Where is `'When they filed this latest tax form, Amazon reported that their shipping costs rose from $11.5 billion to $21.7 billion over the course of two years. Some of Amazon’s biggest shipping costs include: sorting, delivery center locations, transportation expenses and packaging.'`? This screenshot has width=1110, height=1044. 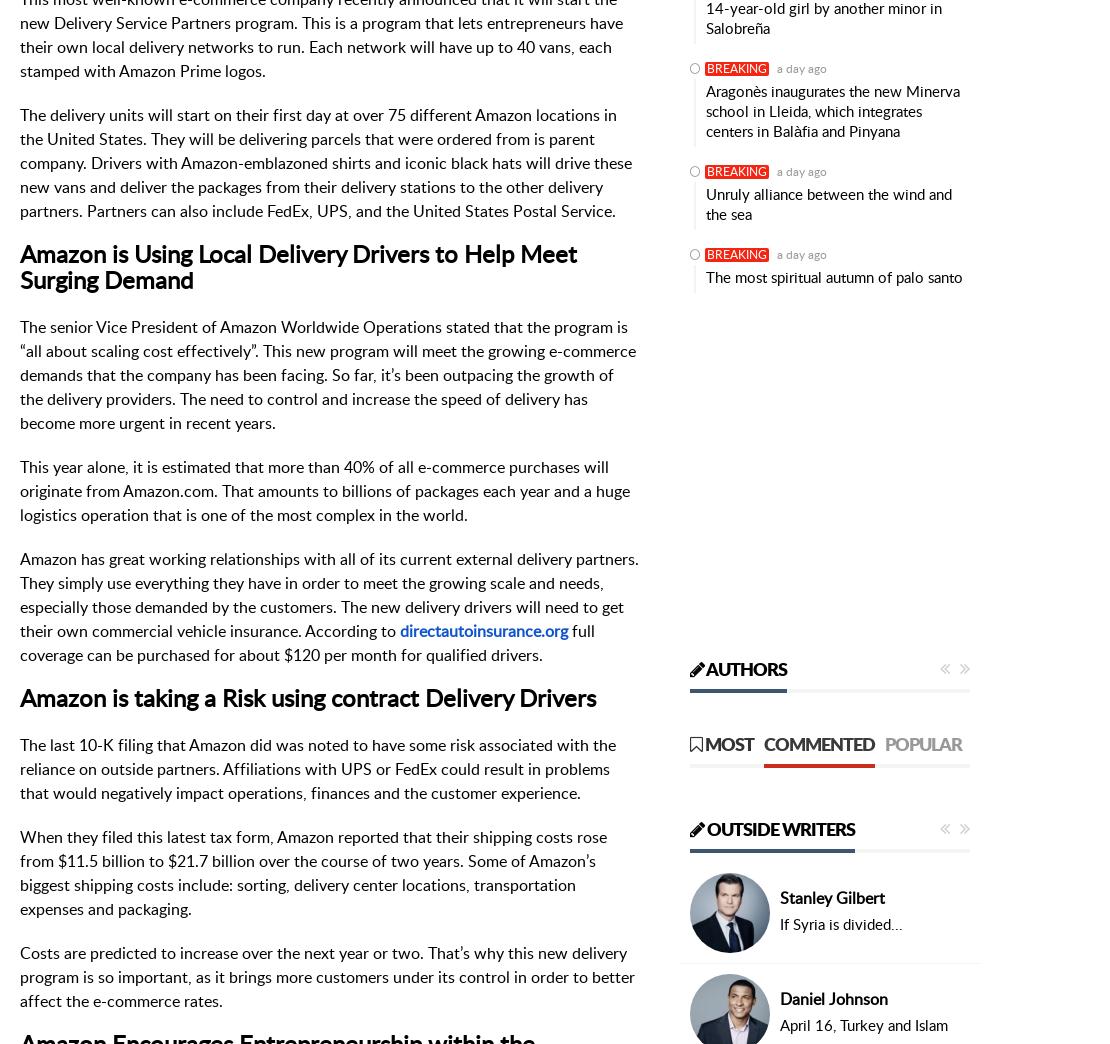 'When they filed this latest tax form, Amazon reported that their shipping costs rose from $11.5 billion to $21.7 billion over the course of two years. Some of Amazon’s biggest shipping costs include: sorting, delivery center locations, transportation expenses and packaging.' is located at coordinates (312, 872).